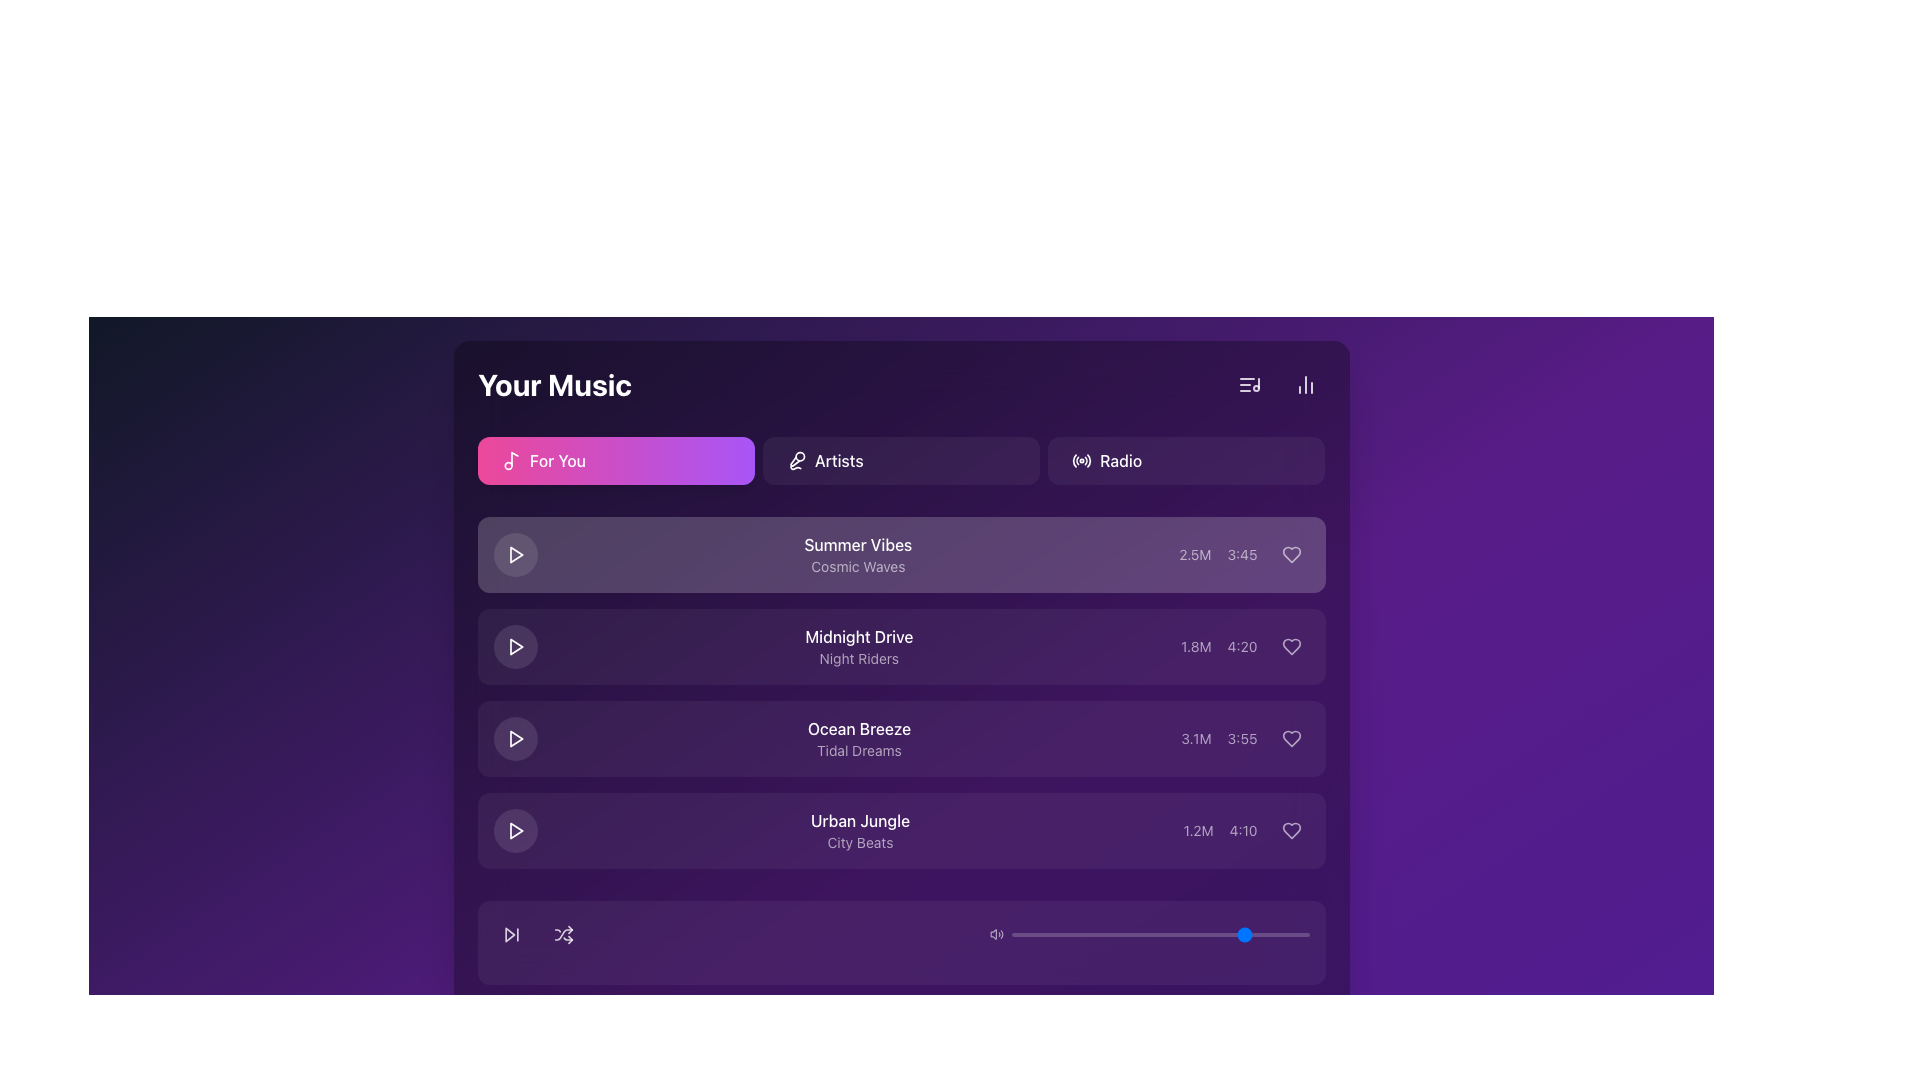  What do you see at coordinates (516, 739) in the screenshot?
I see `the triangular play button associated with the 'Ocean Breeze' song entry` at bounding box center [516, 739].